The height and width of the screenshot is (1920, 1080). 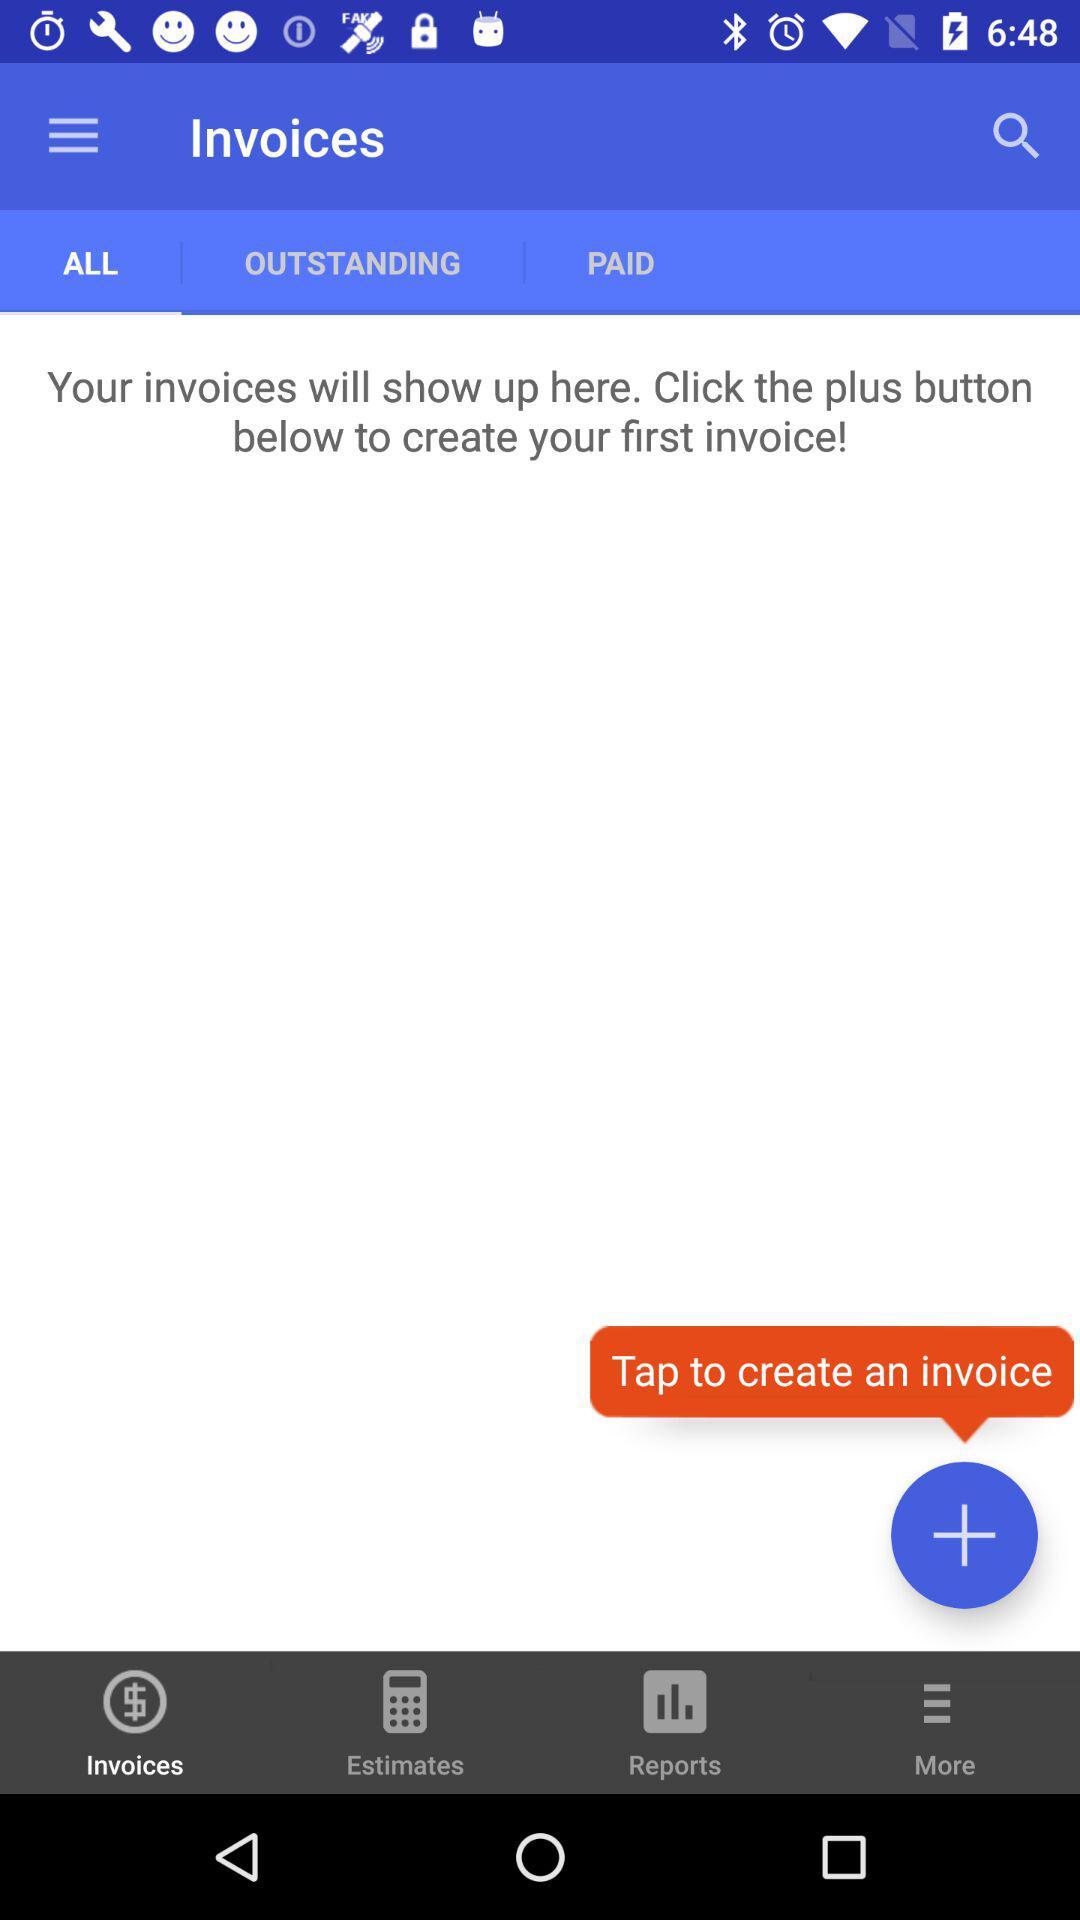 I want to click on the estimates icon, so click(x=405, y=1731).